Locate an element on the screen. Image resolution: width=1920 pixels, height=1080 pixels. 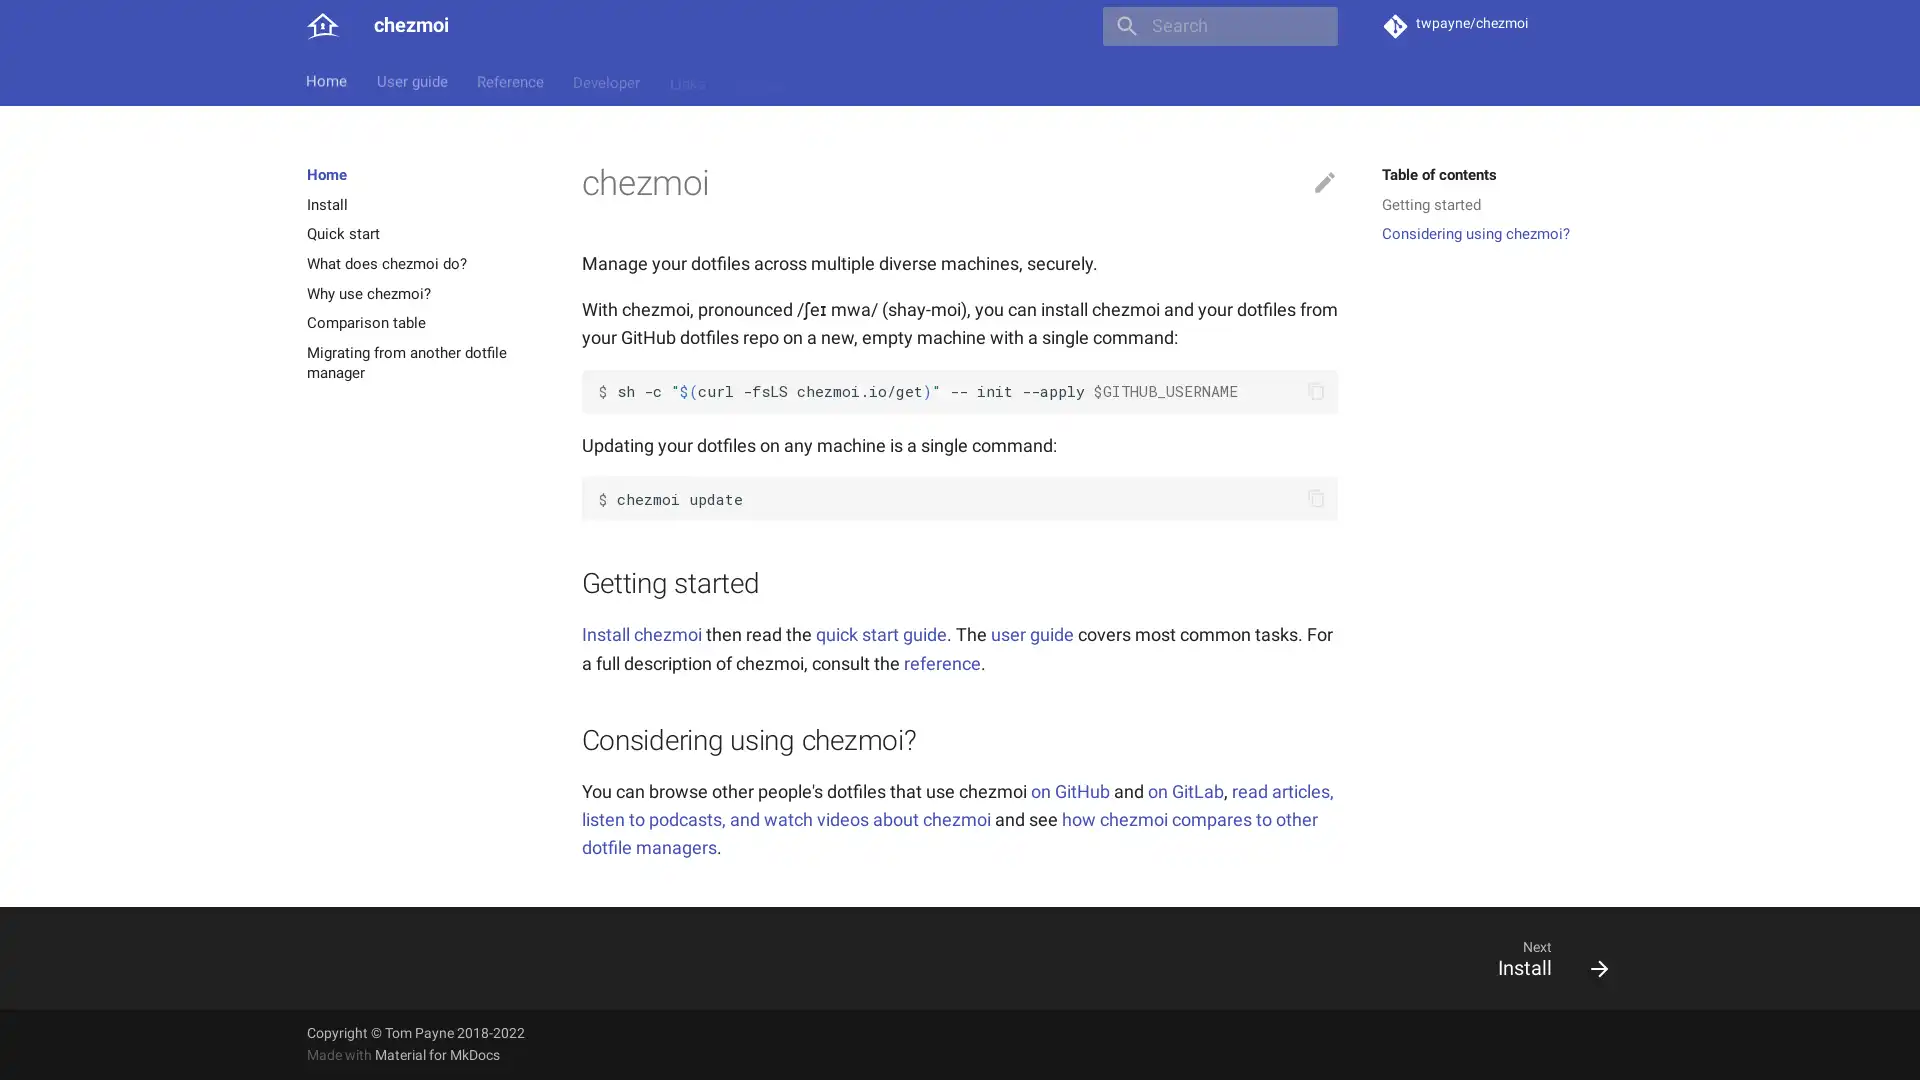
Clear is located at coordinates (1314, 26).